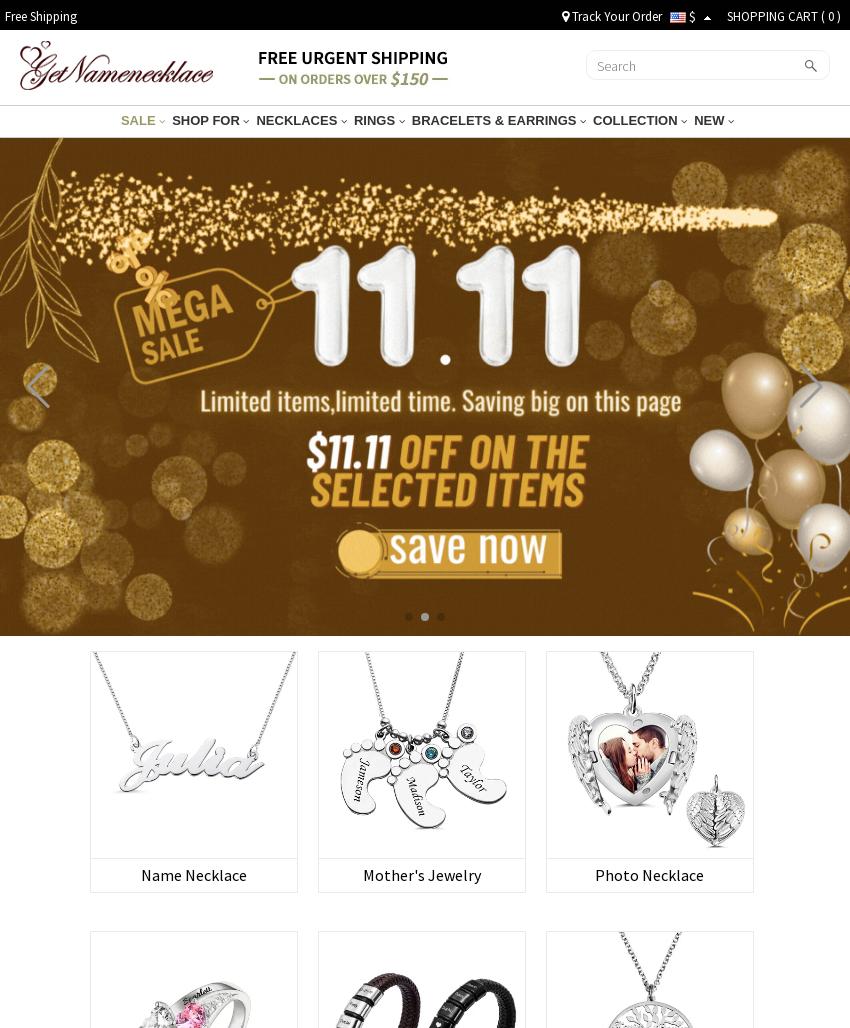 This screenshot has width=850, height=1028. I want to click on 'SALE', so click(139, 119).